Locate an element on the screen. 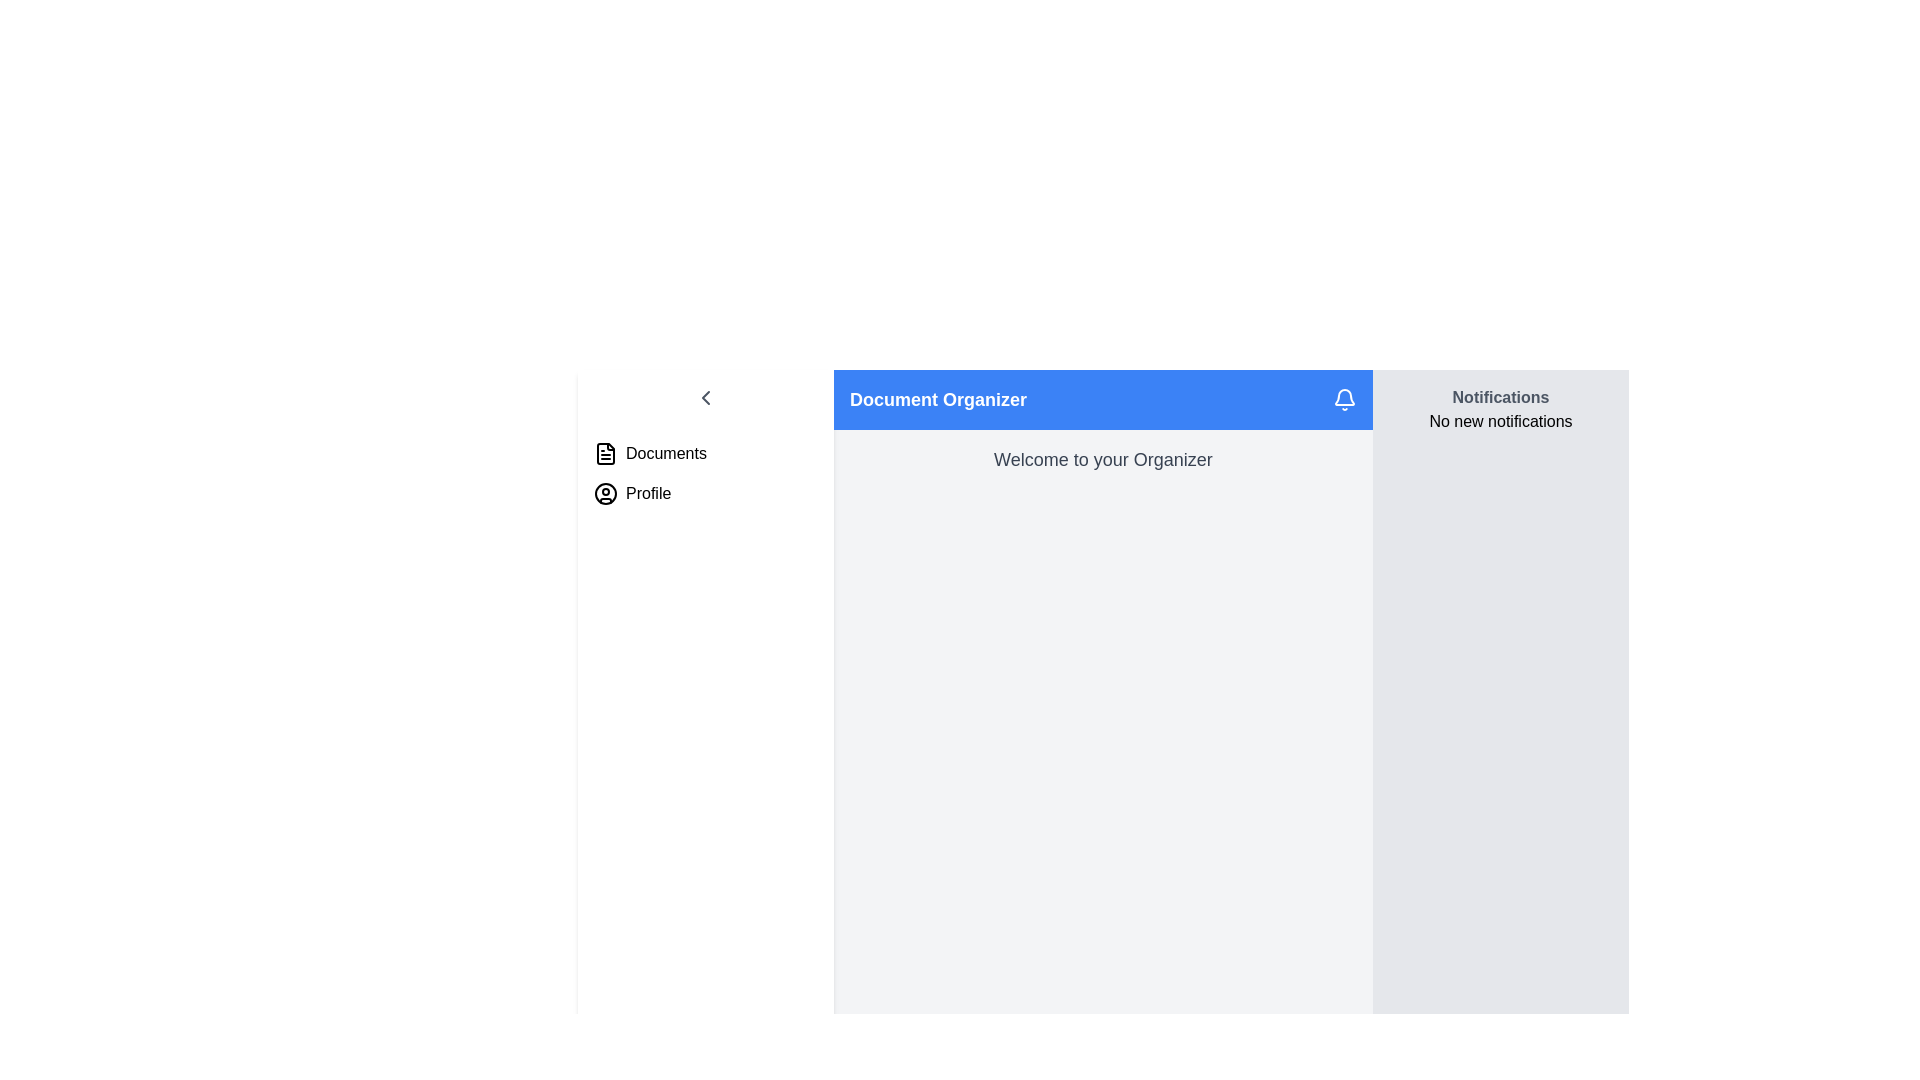 This screenshot has height=1080, width=1920. the sidebar toggle button to change the sidebar visibility is located at coordinates (705, 397).